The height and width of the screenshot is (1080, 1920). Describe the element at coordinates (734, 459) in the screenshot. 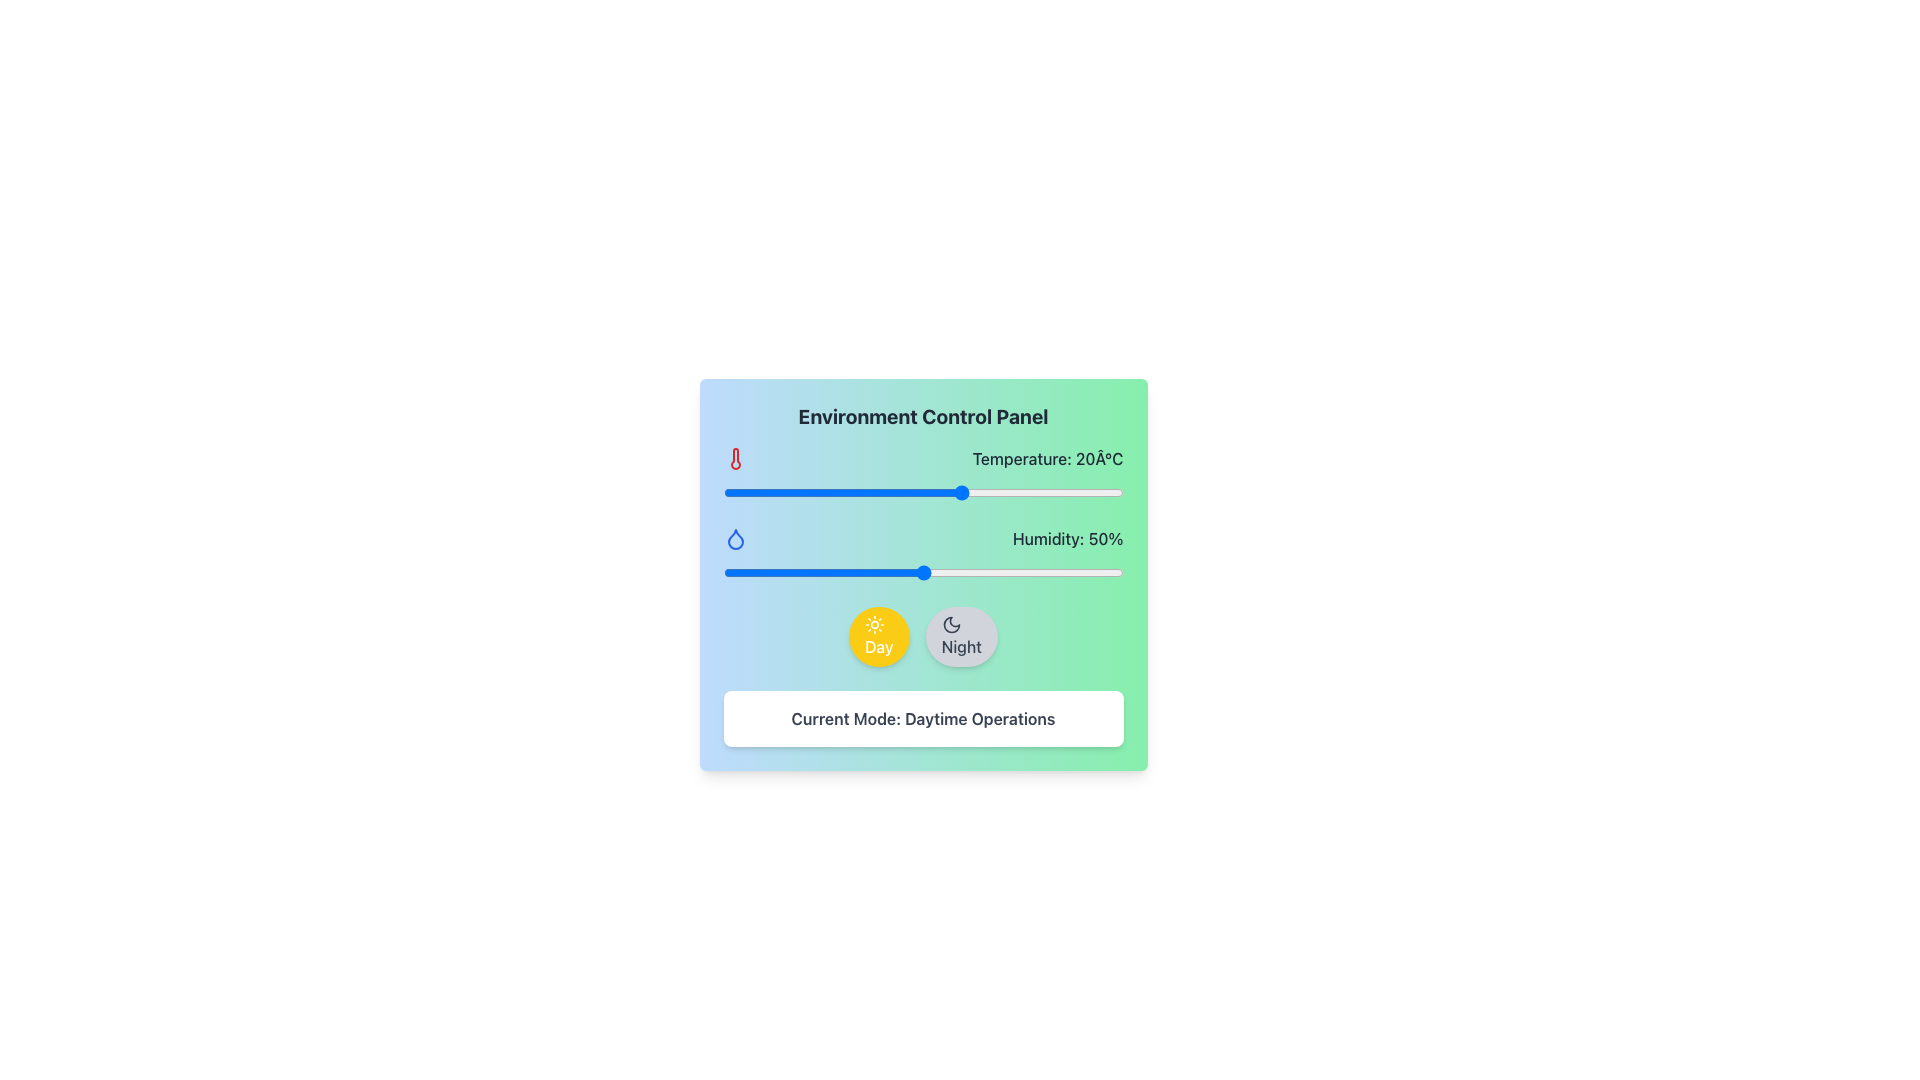

I see `the thermometer icon located on the left side of the 'Temperature' section, which visually indicates the temperature parameter` at that location.